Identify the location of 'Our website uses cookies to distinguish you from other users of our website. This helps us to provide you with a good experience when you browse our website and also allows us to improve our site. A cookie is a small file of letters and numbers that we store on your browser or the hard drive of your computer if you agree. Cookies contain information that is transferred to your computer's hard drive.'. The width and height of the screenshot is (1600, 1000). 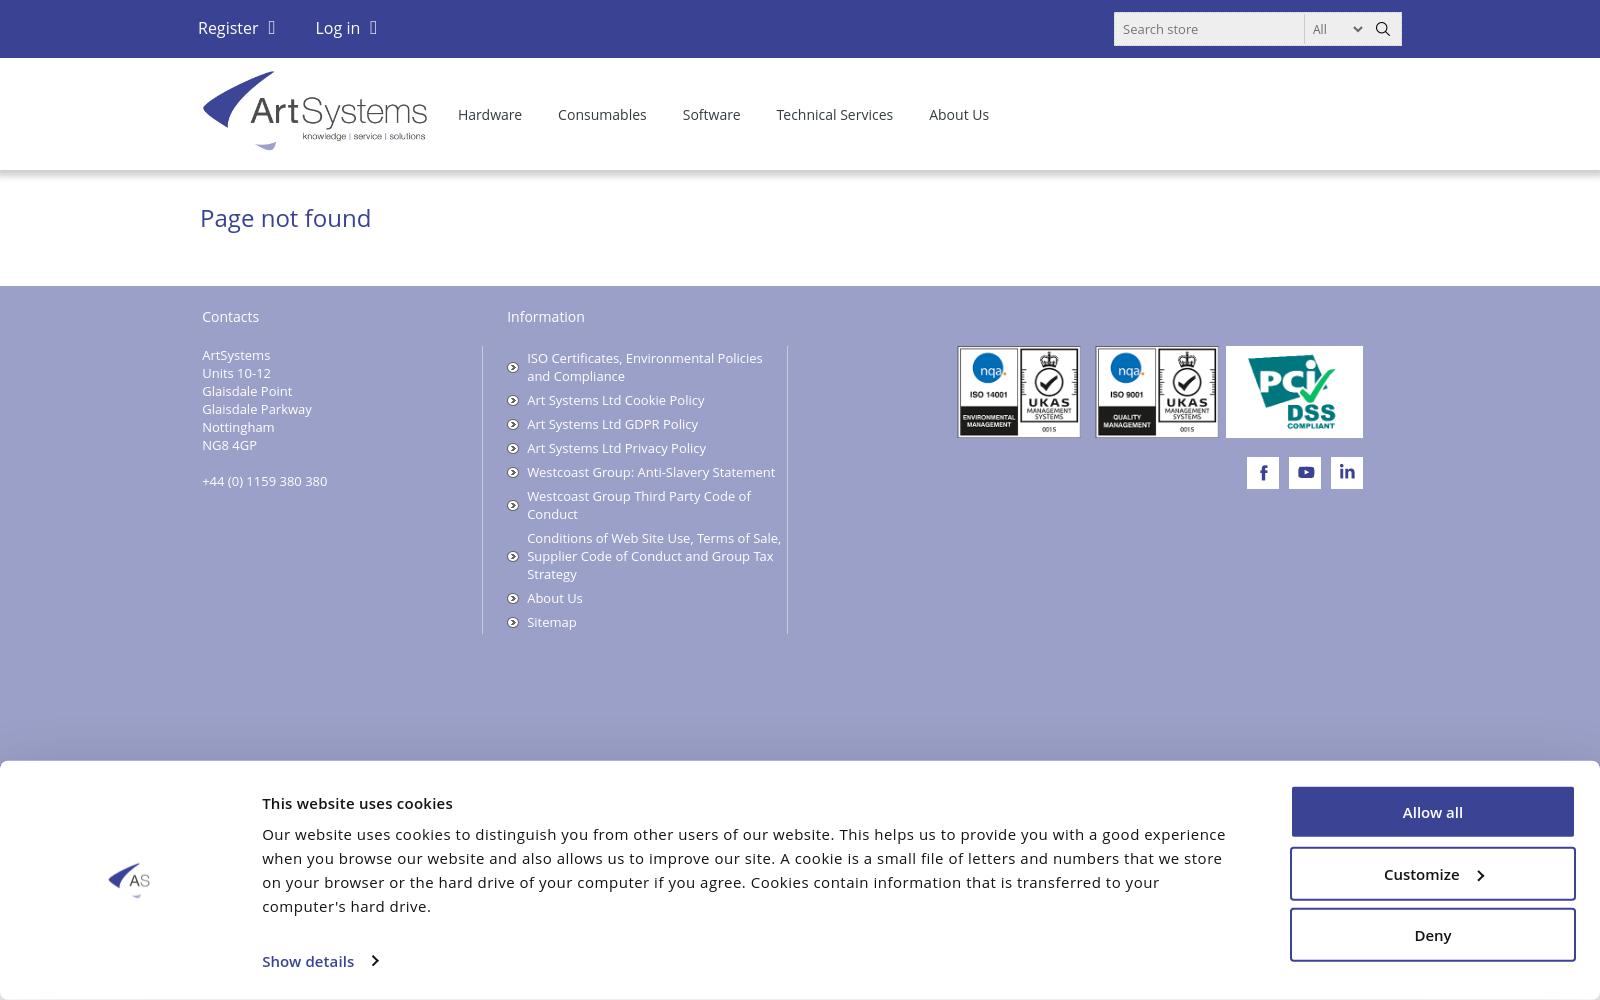
(743, 868).